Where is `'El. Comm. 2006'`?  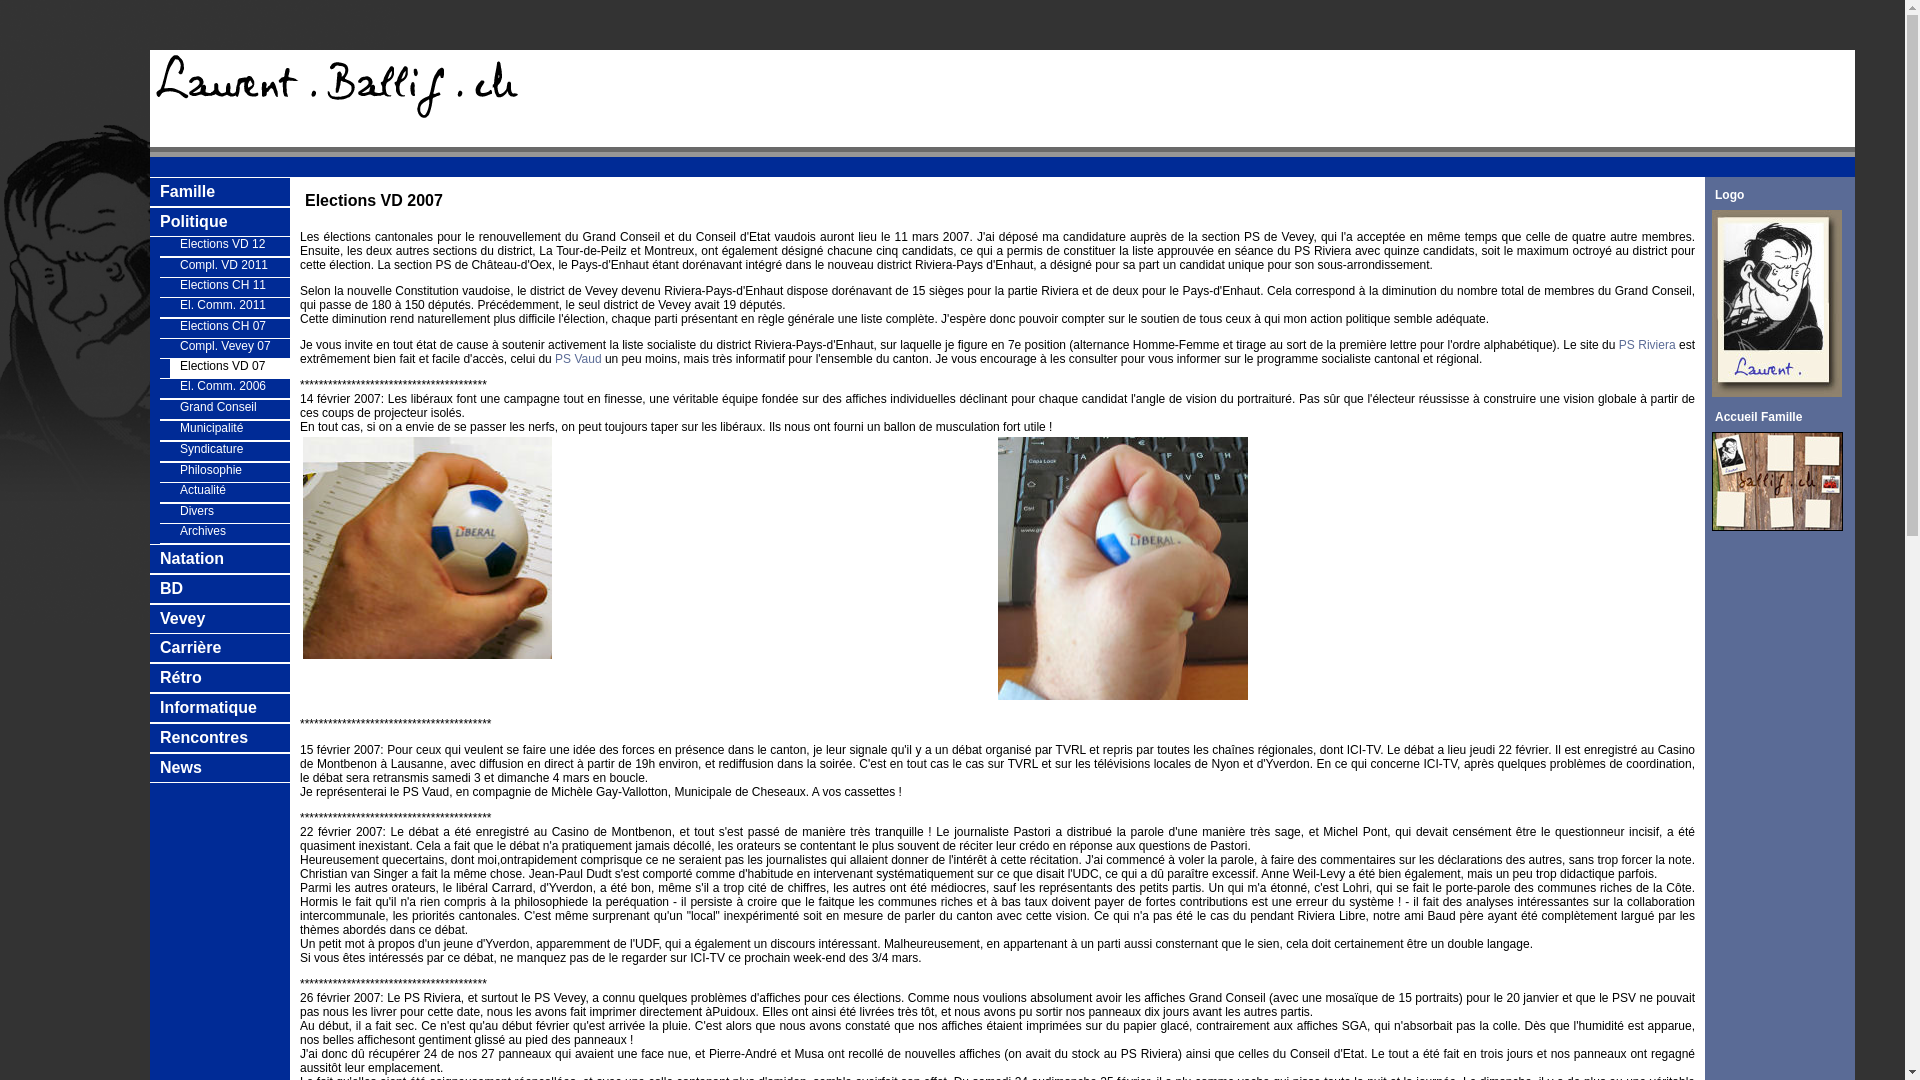
'El. Comm. 2006' is located at coordinates (230, 388).